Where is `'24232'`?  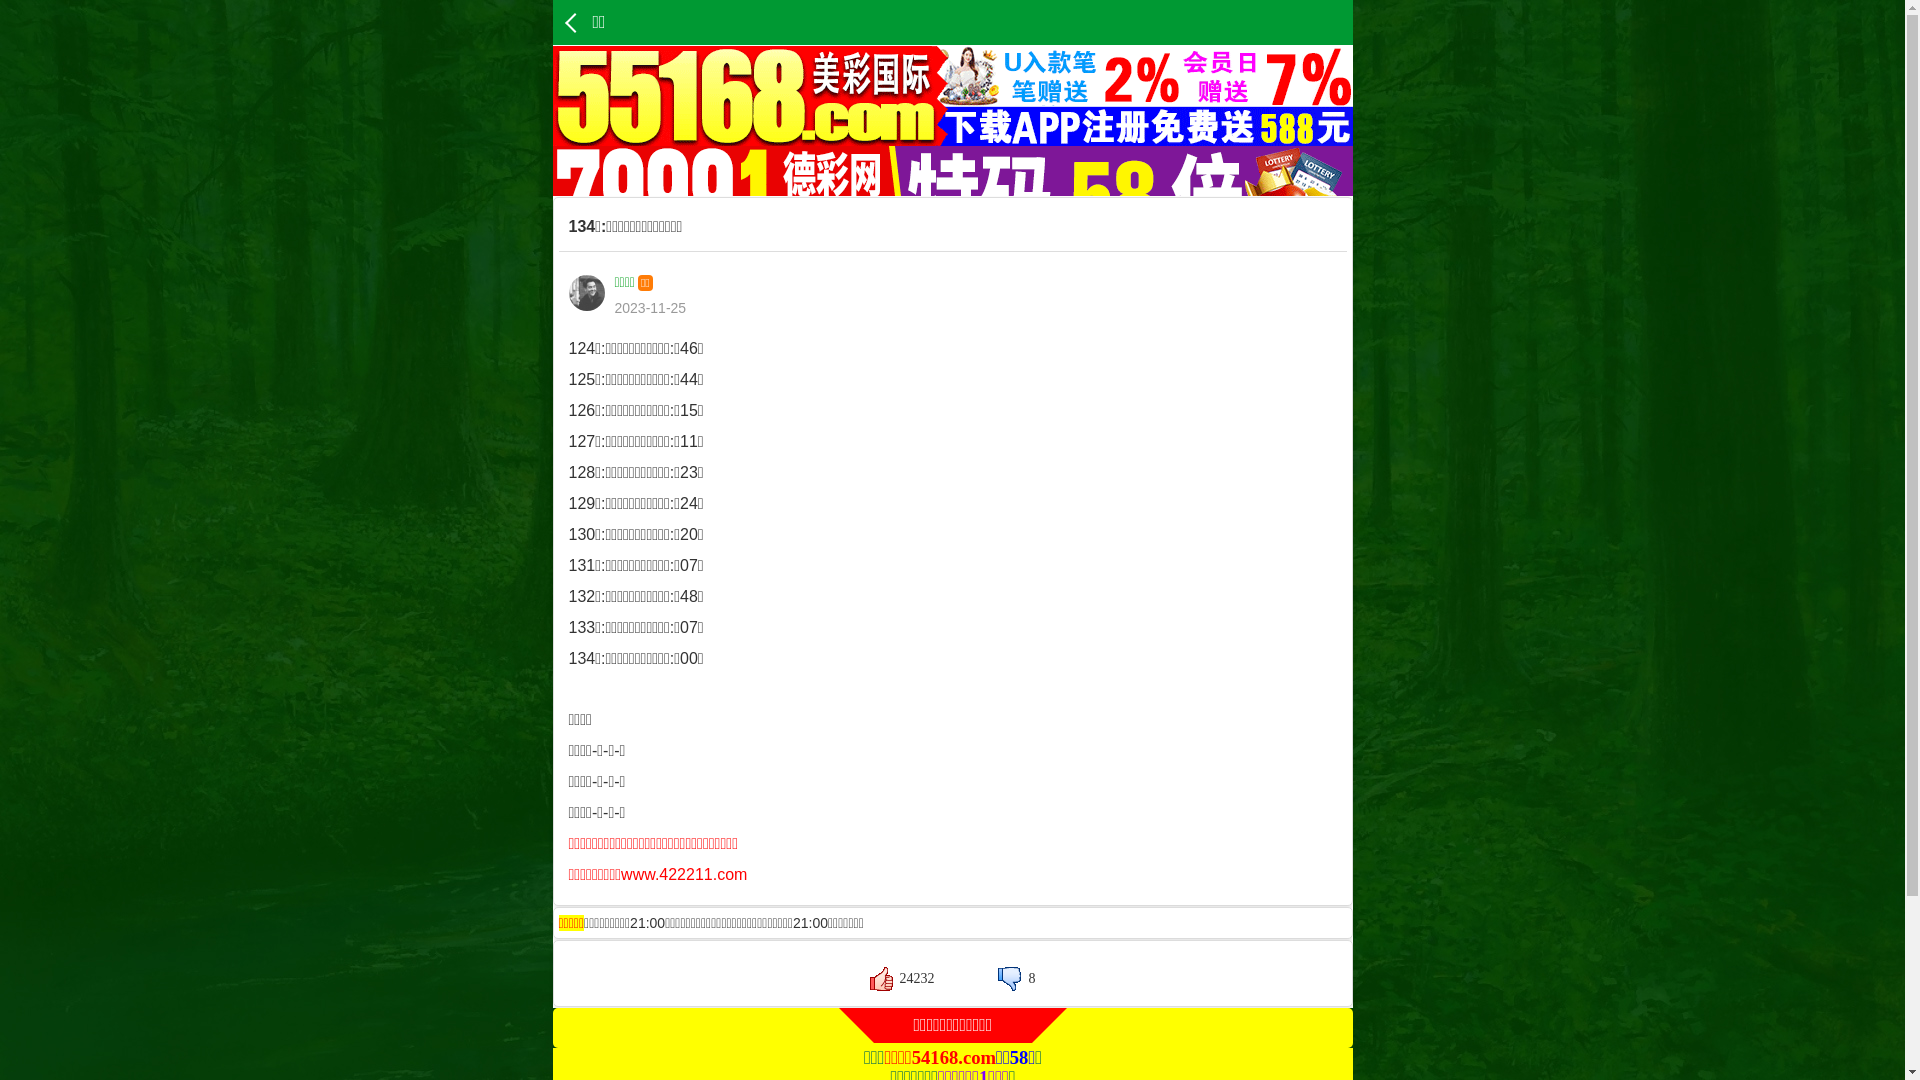 '24232' is located at coordinates (901, 977).